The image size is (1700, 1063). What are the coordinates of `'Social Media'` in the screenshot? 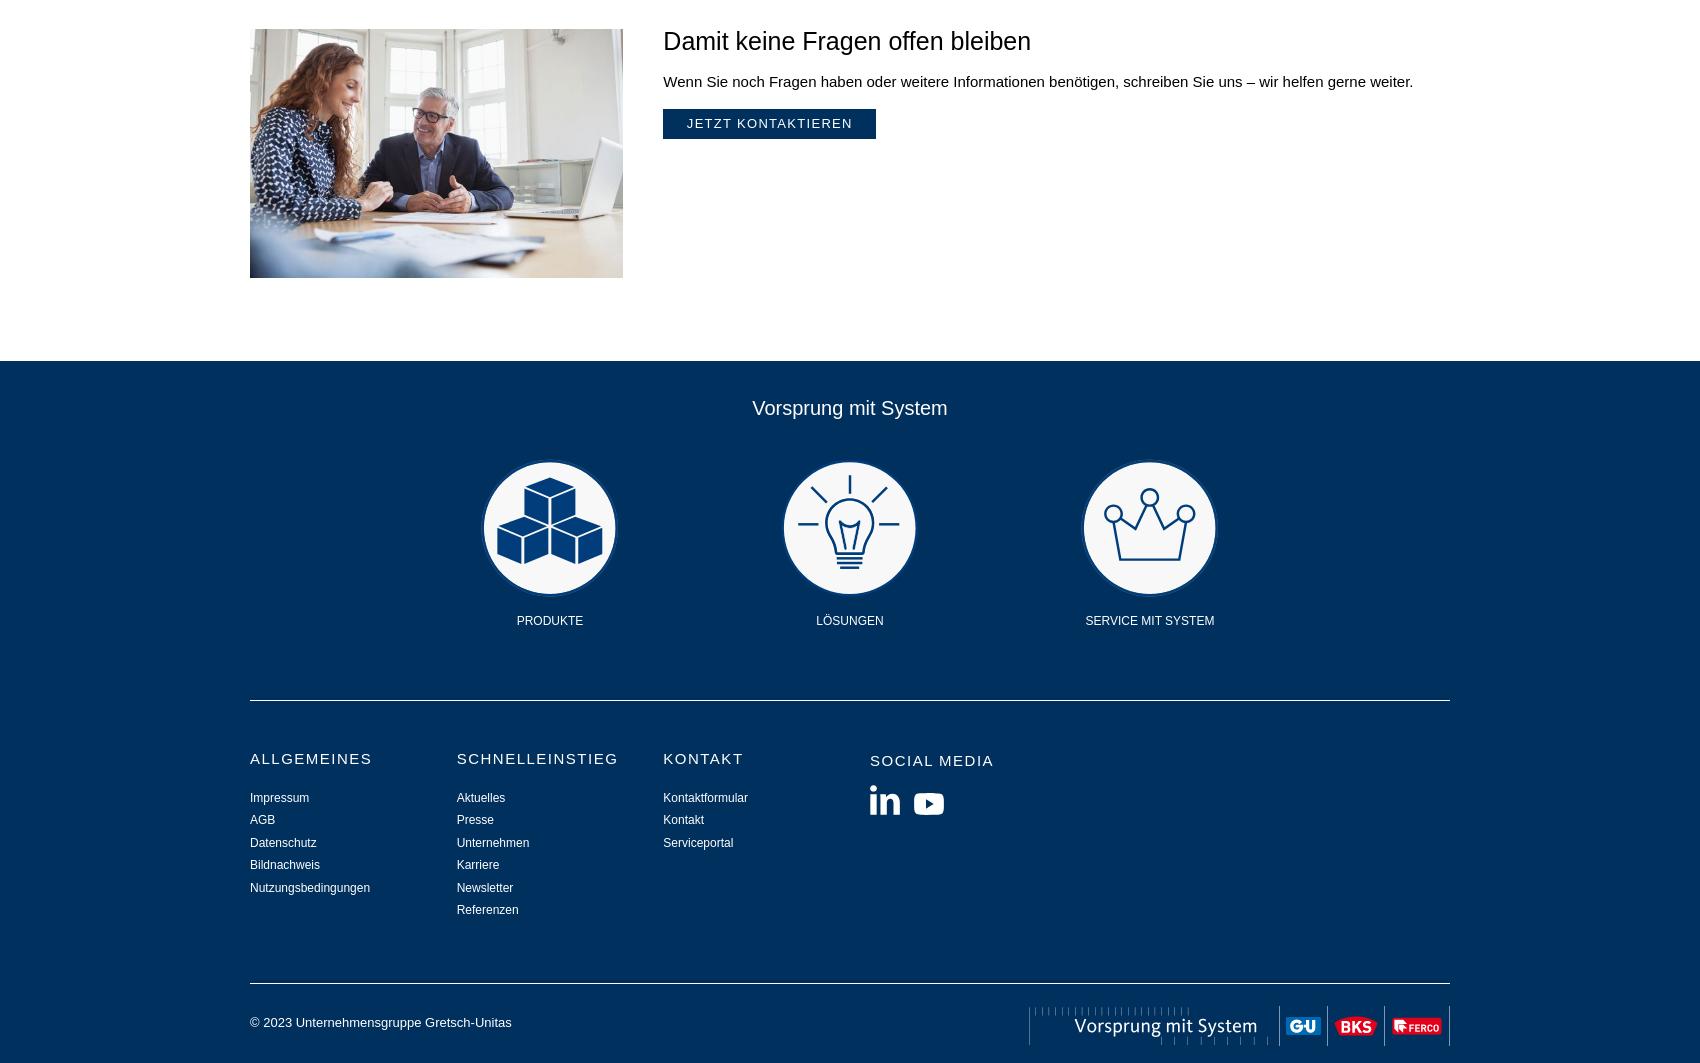 It's located at (931, 758).